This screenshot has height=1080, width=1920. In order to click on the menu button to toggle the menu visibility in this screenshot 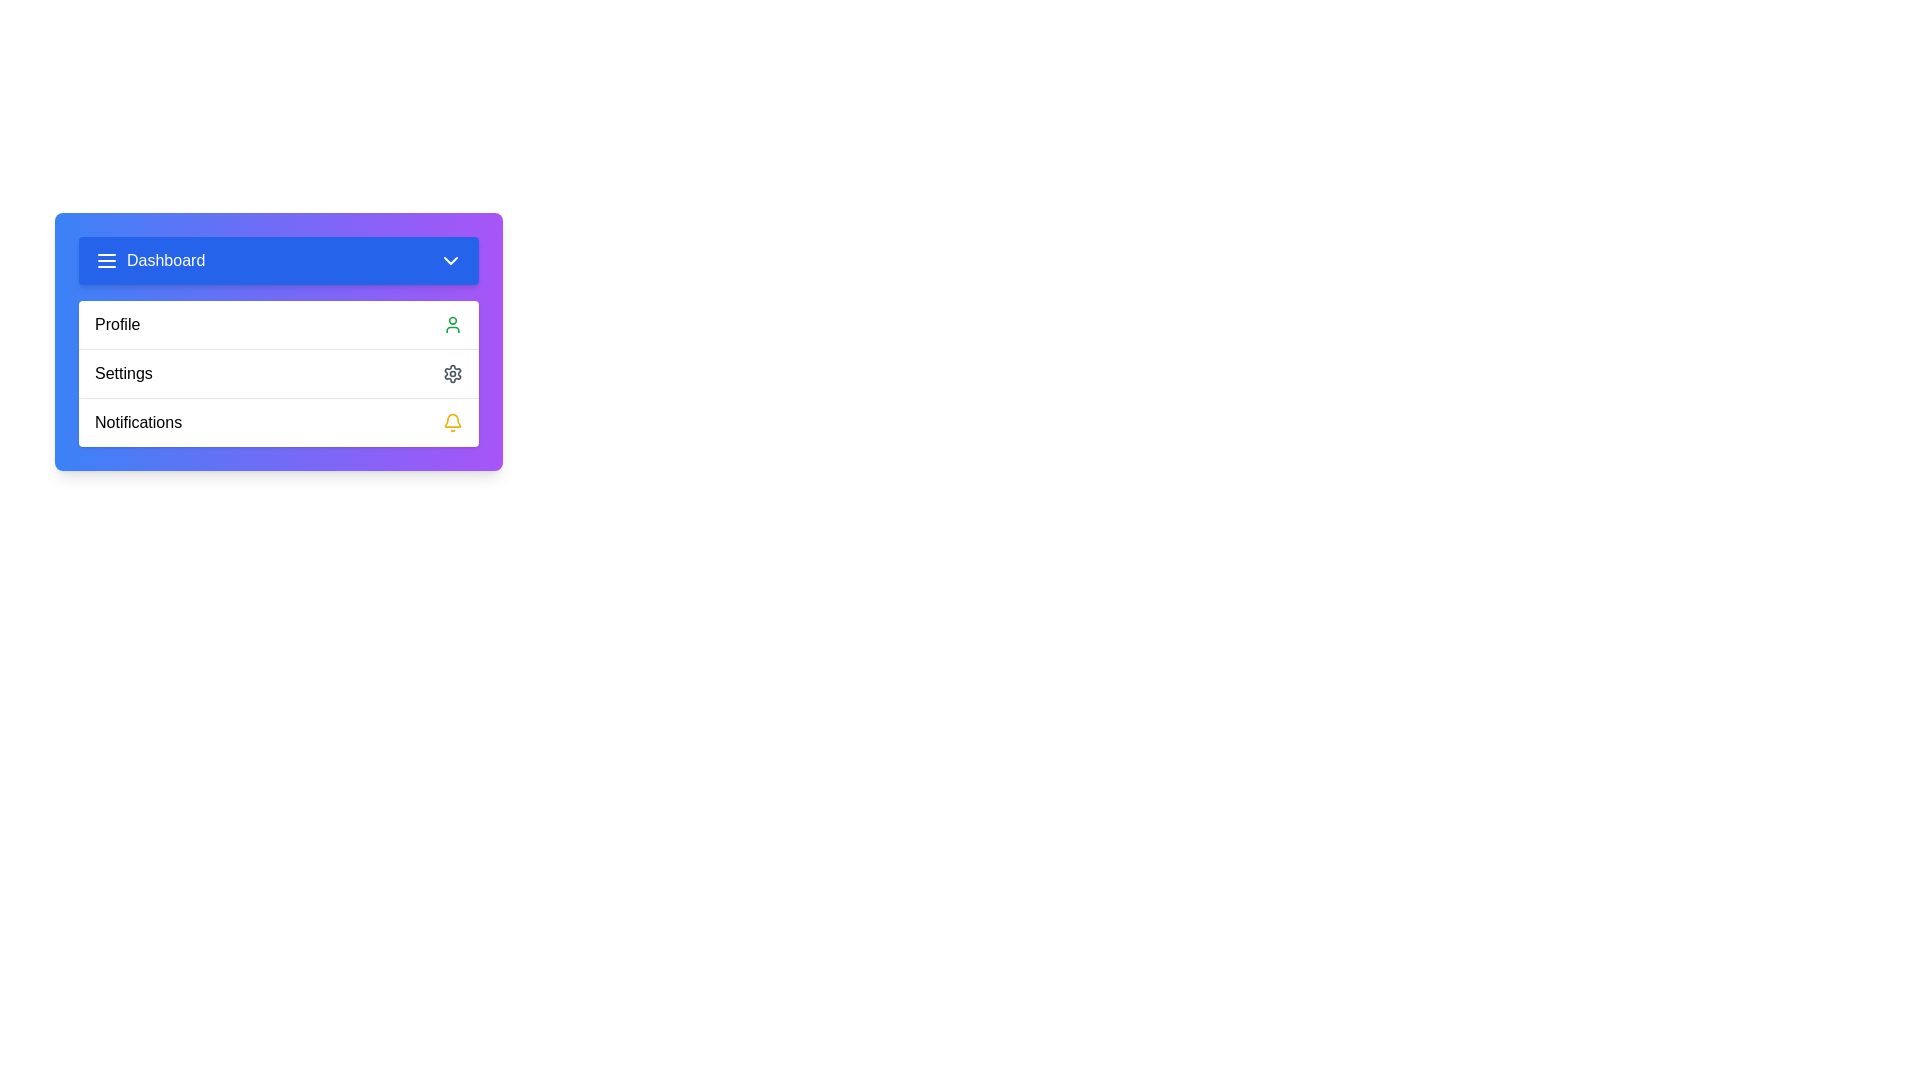, I will do `click(277, 260)`.